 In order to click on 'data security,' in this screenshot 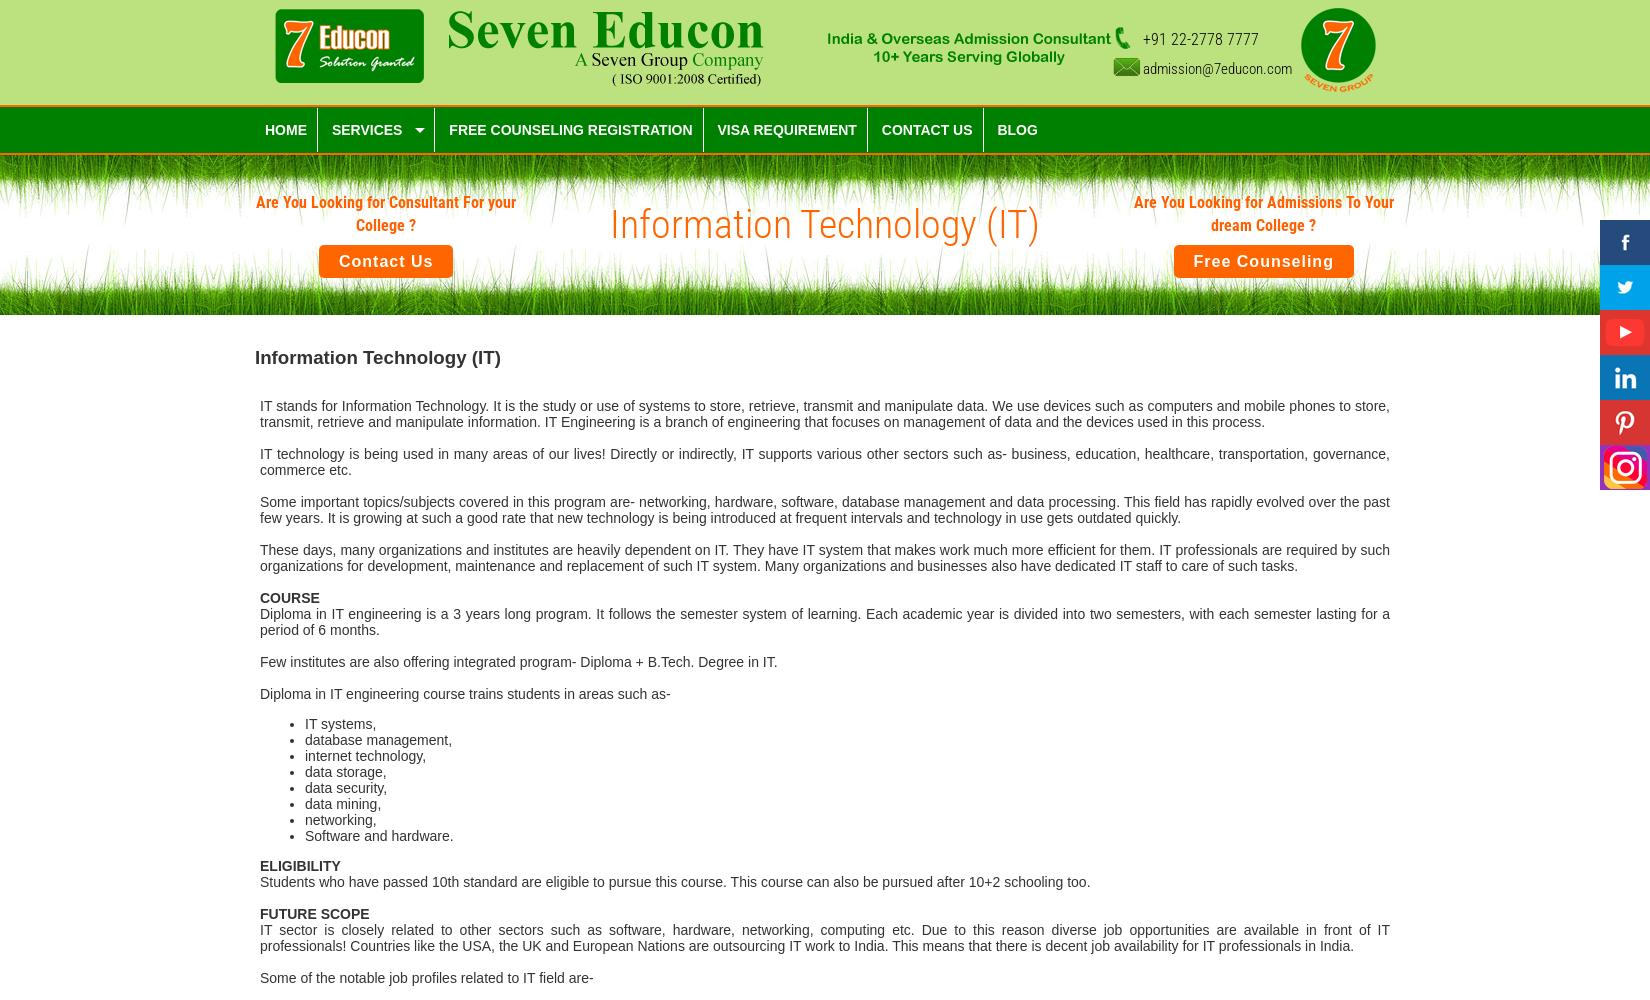, I will do `click(346, 787)`.